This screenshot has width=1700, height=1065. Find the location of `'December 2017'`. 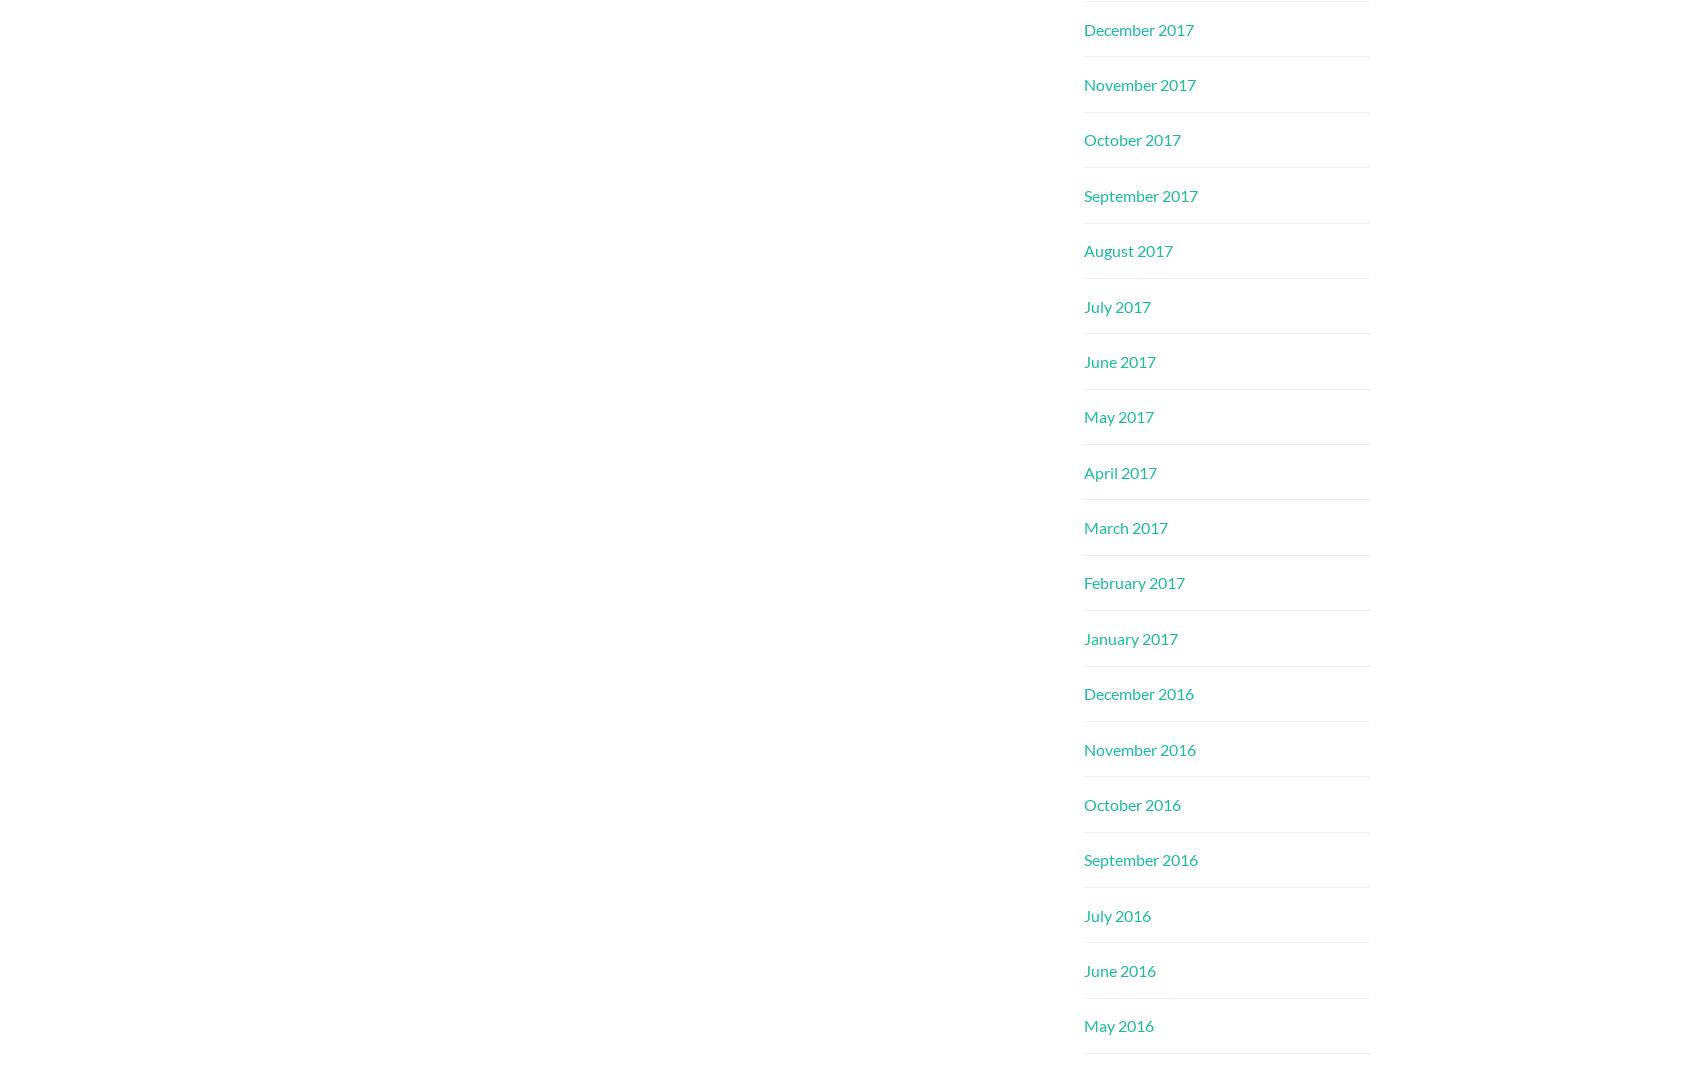

'December 2017' is located at coordinates (1139, 27).